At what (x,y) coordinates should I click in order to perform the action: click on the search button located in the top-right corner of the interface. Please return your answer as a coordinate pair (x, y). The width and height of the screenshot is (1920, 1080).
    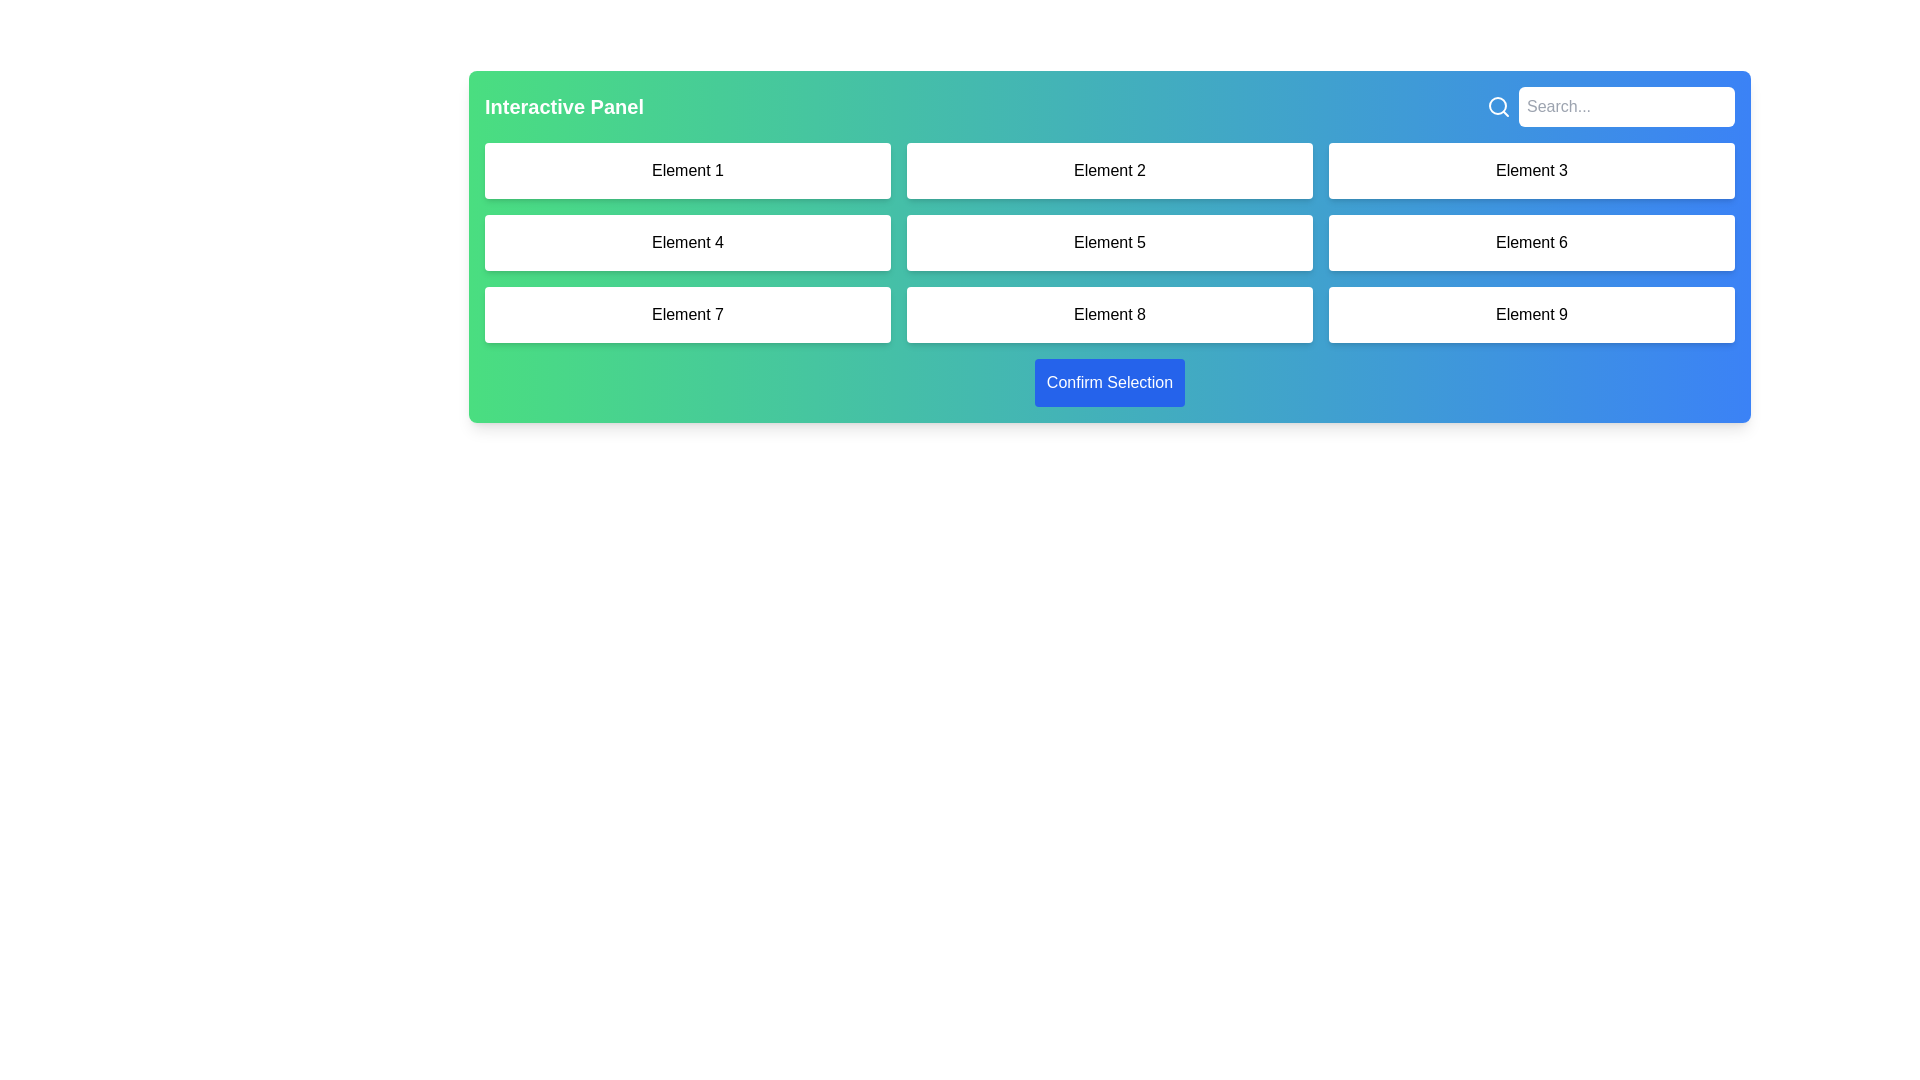
    Looking at the image, I should click on (1498, 107).